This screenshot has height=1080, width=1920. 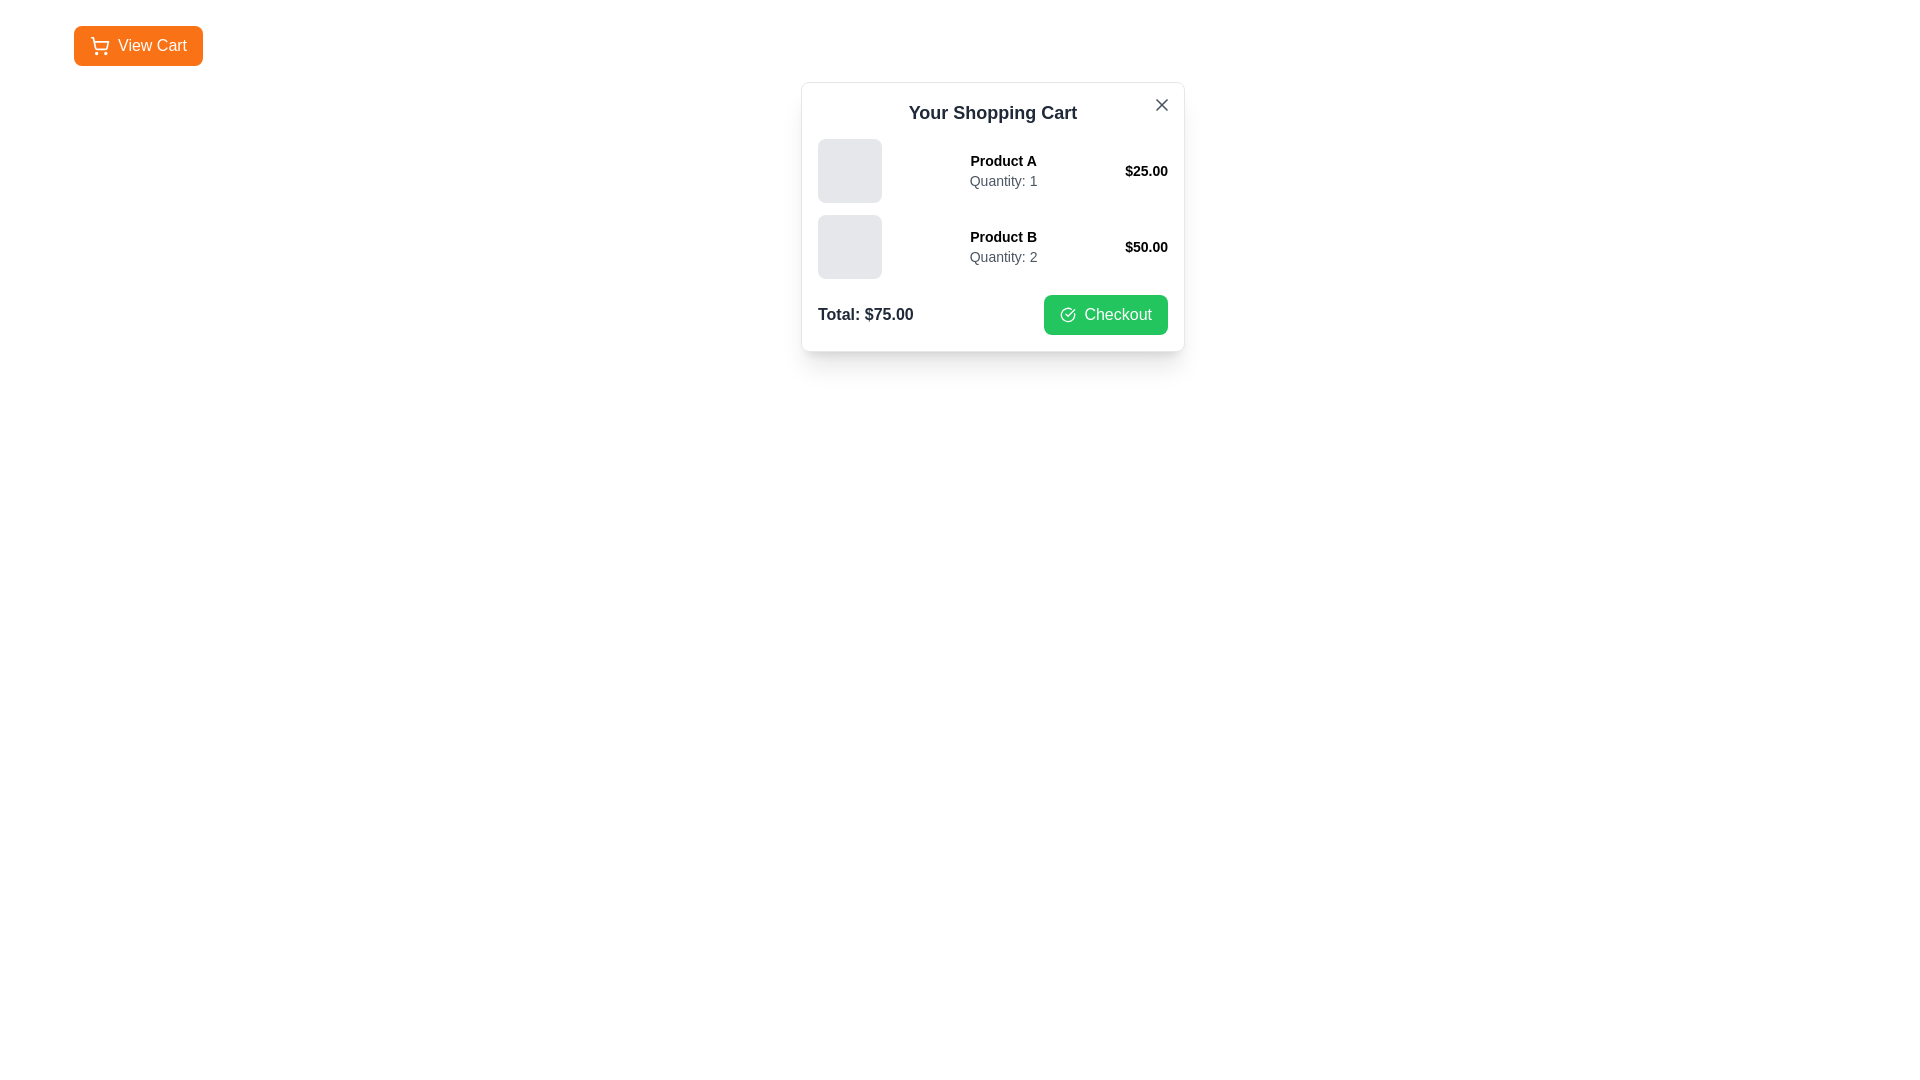 What do you see at coordinates (1105, 315) in the screenshot?
I see `the checkout button located at the bottom-right corner of the shopping cart dialog box, adjacent to the 'Total: $75.00' label` at bounding box center [1105, 315].